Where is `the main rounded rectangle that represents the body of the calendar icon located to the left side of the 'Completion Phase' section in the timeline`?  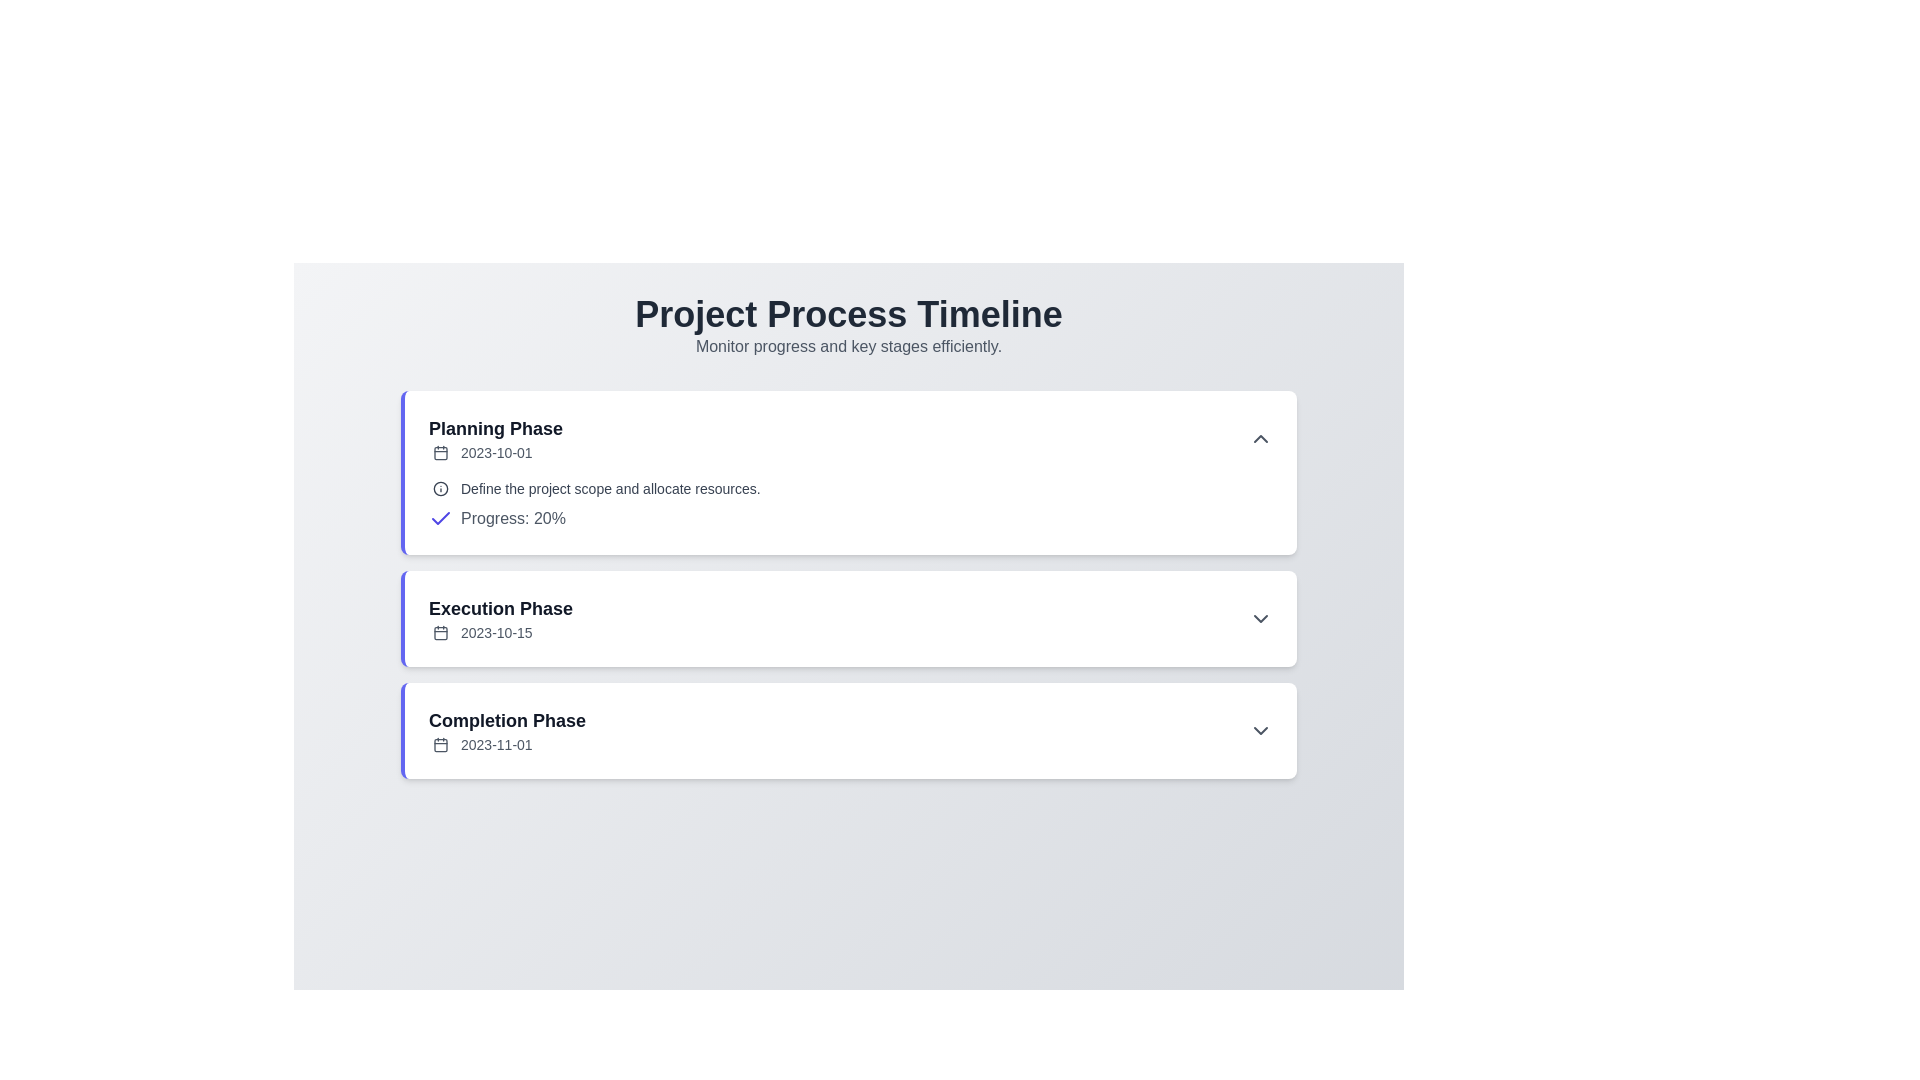
the main rounded rectangle that represents the body of the calendar icon located to the left side of the 'Completion Phase' section in the timeline is located at coordinates (440, 744).